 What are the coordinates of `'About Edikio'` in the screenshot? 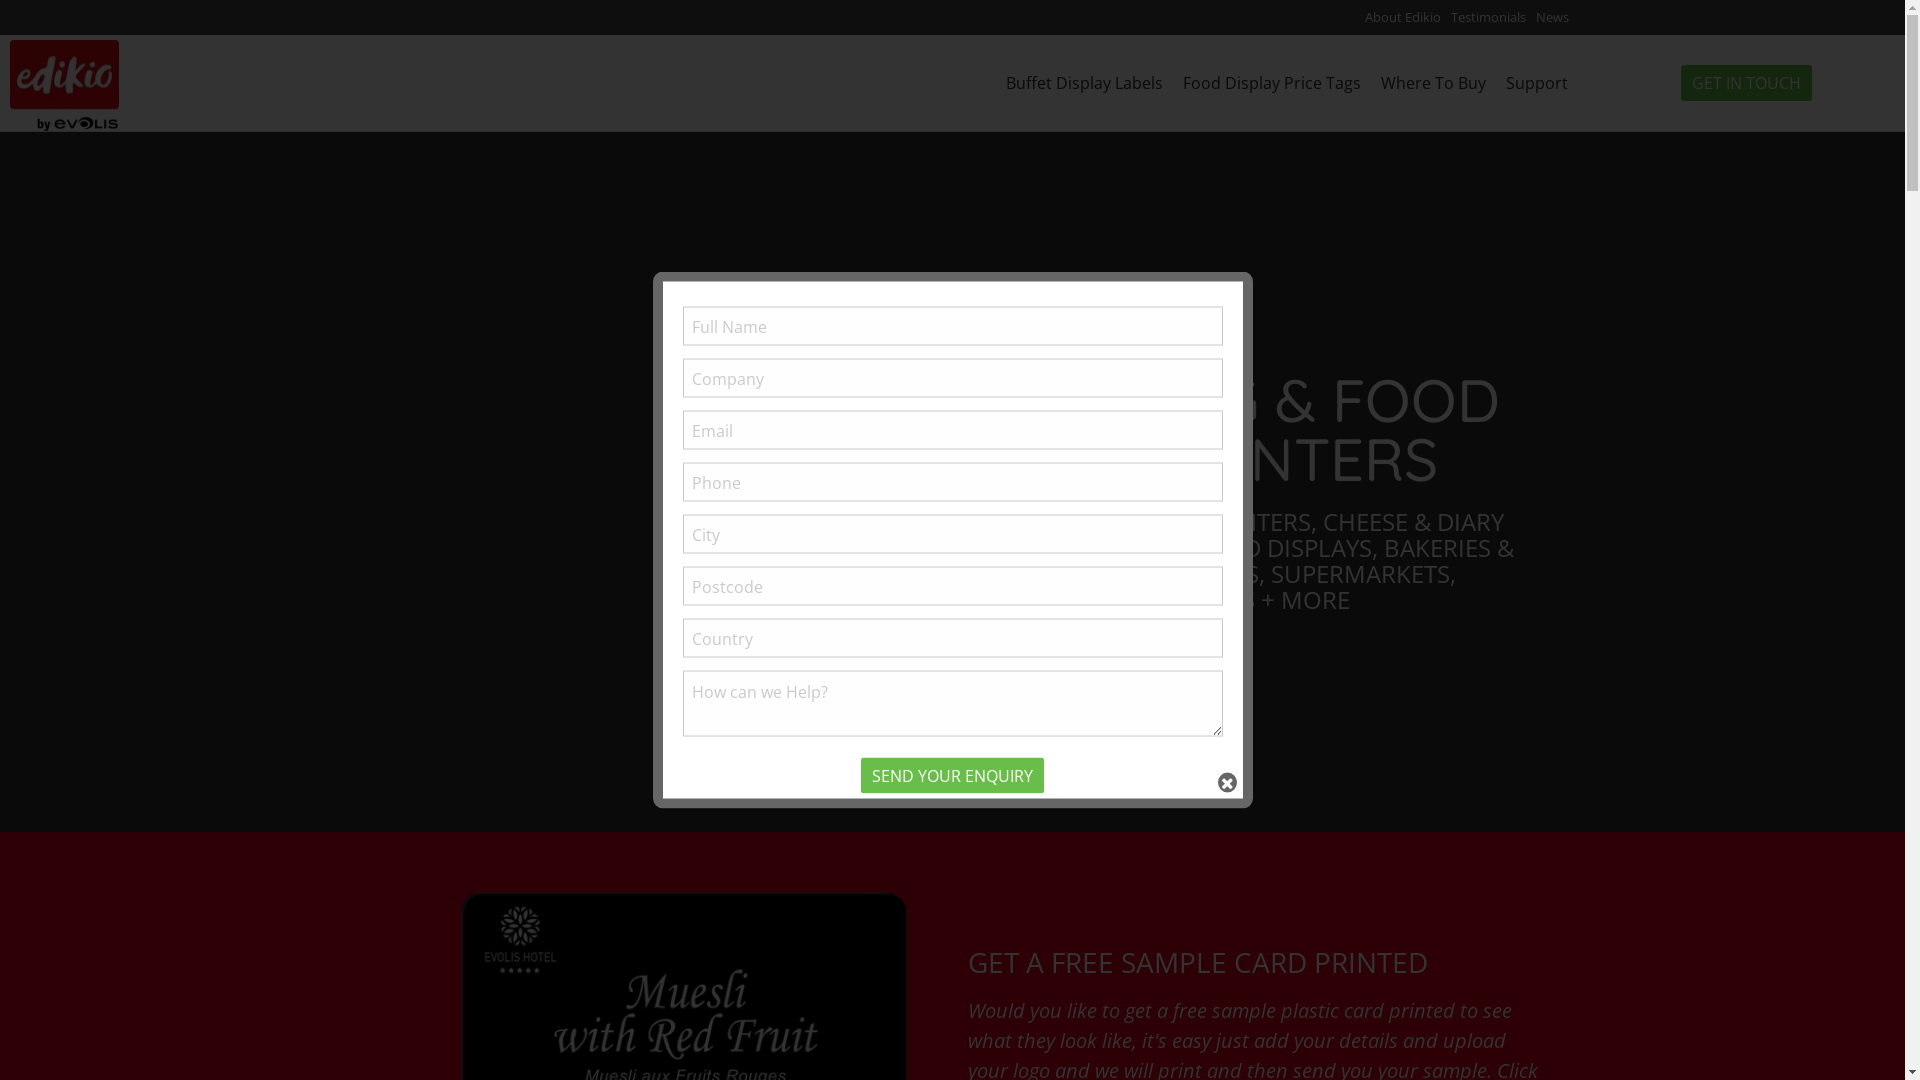 It's located at (1401, 17).